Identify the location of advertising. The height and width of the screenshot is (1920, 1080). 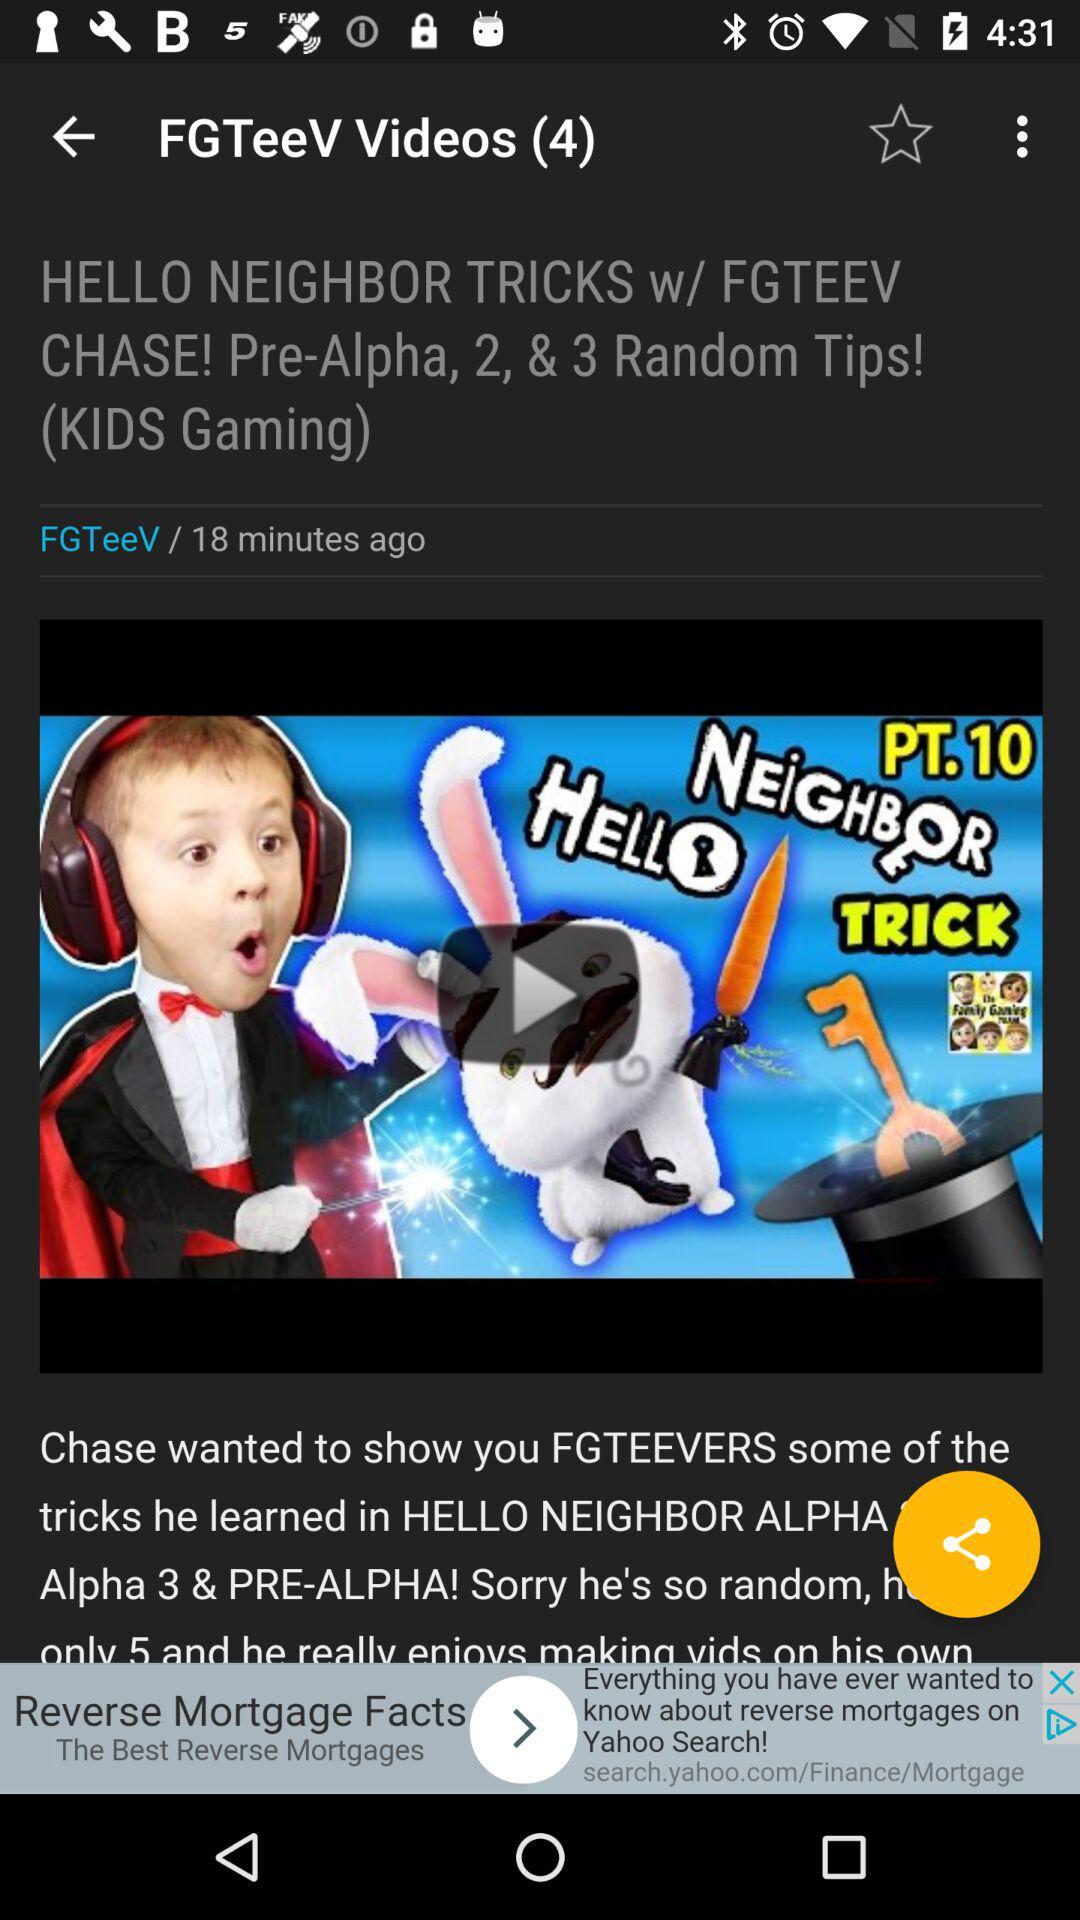
(540, 1727).